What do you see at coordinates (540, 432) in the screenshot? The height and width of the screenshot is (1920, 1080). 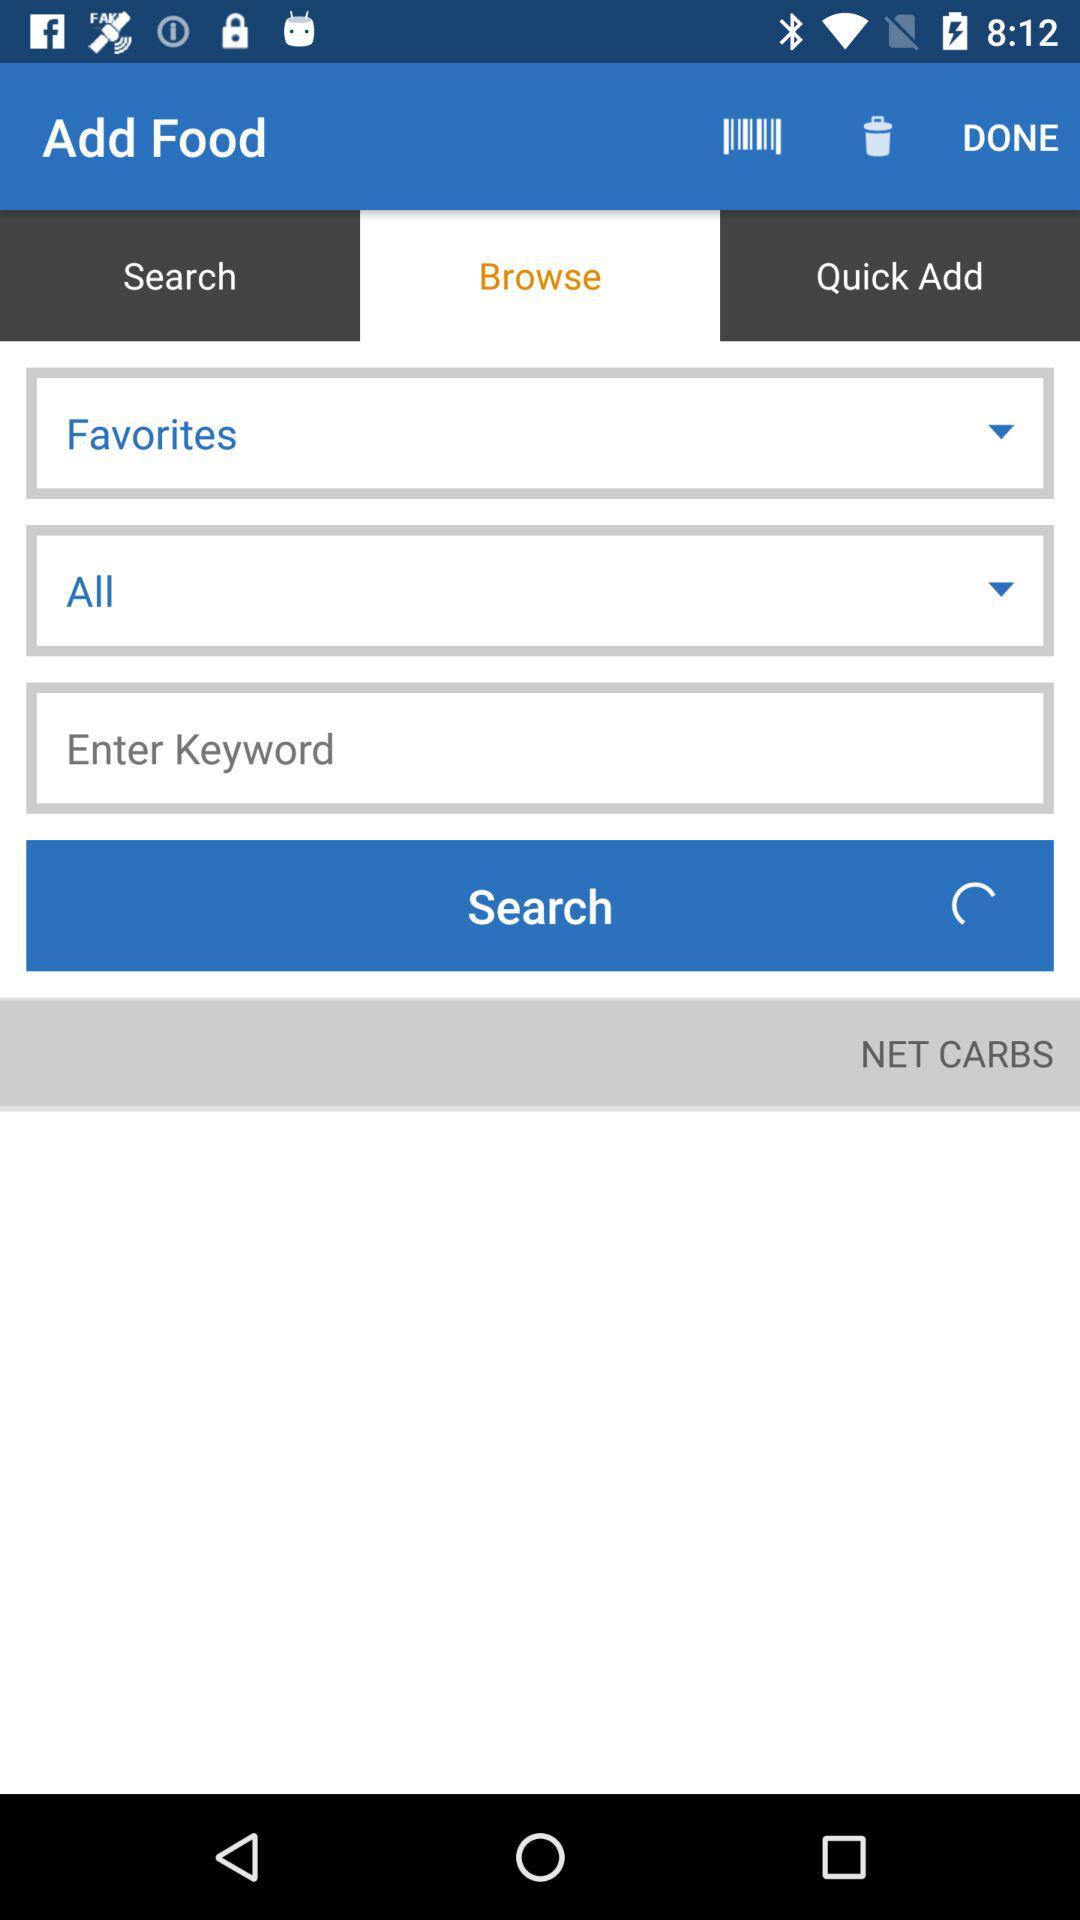 I see `icon above the all item` at bounding box center [540, 432].